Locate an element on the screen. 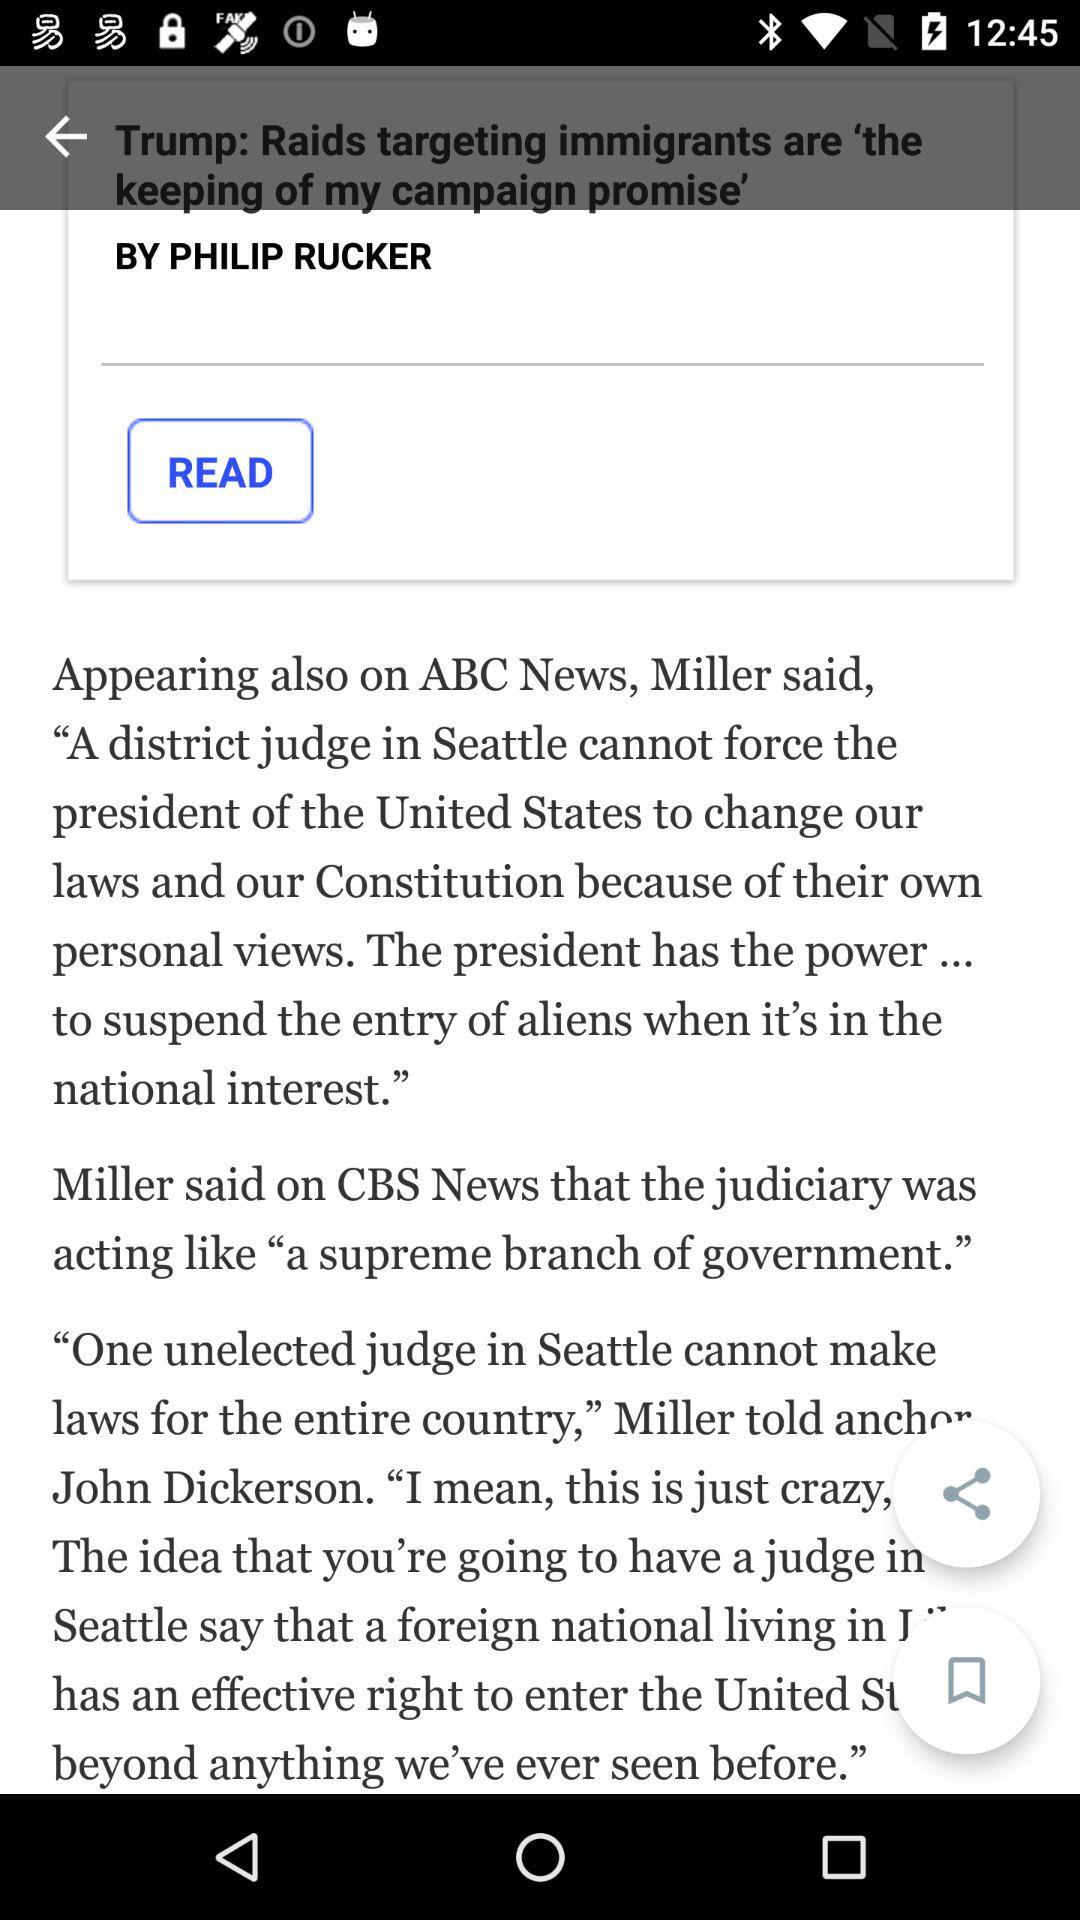 This screenshot has height=1920, width=1080. the arrow_backward icon is located at coordinates (64, 135).